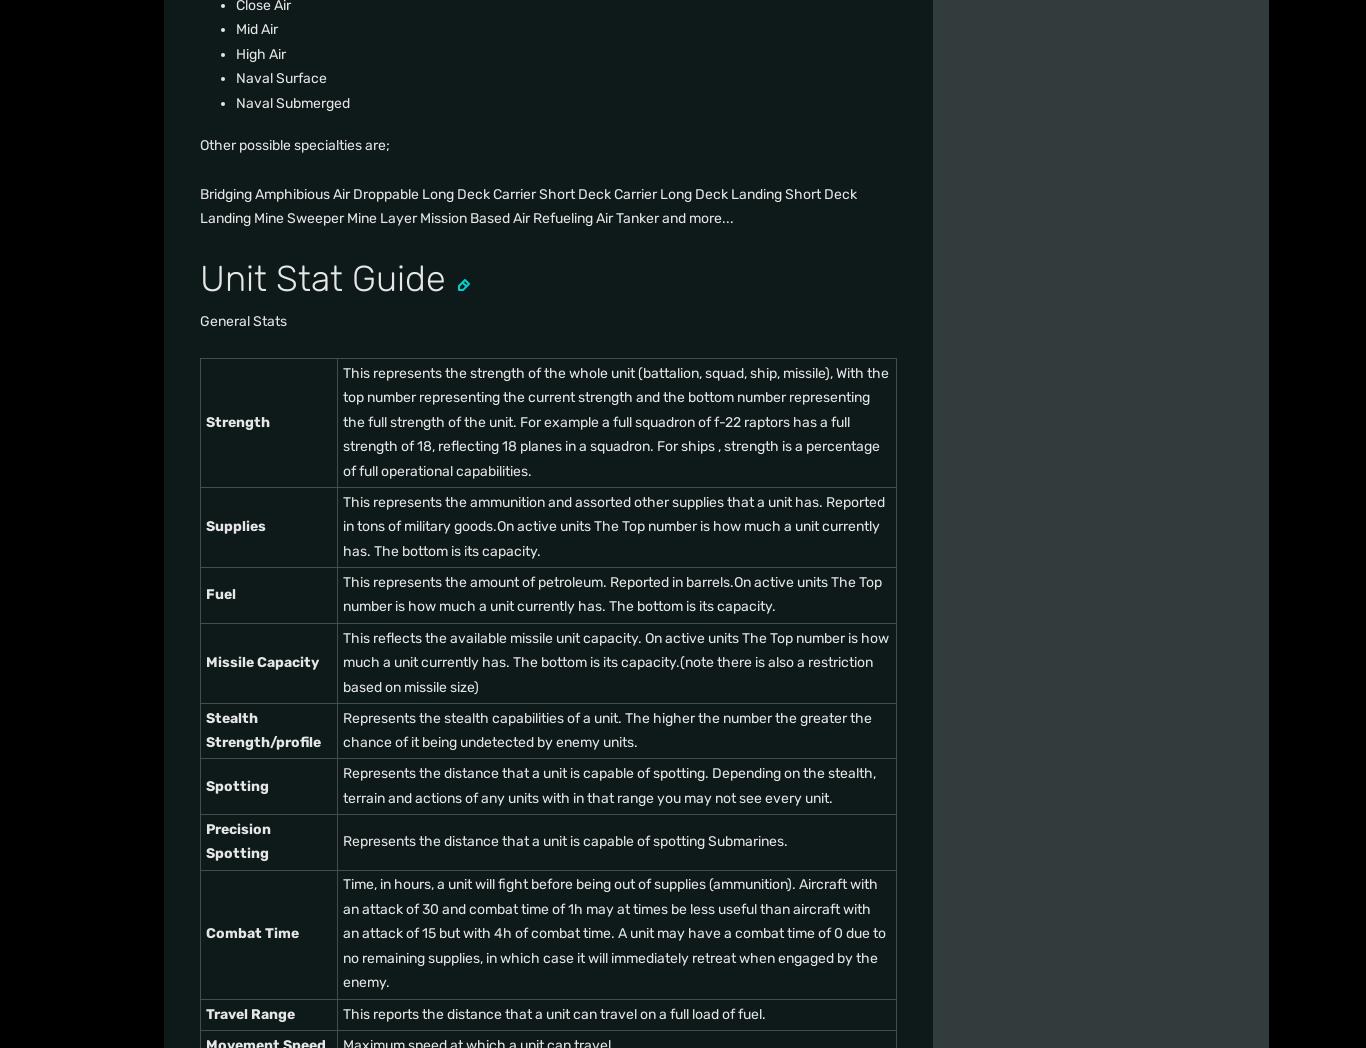 The width and height of the screenshot is (1366, 1048). I want to click on 'Media Kit', so click(754, 443).